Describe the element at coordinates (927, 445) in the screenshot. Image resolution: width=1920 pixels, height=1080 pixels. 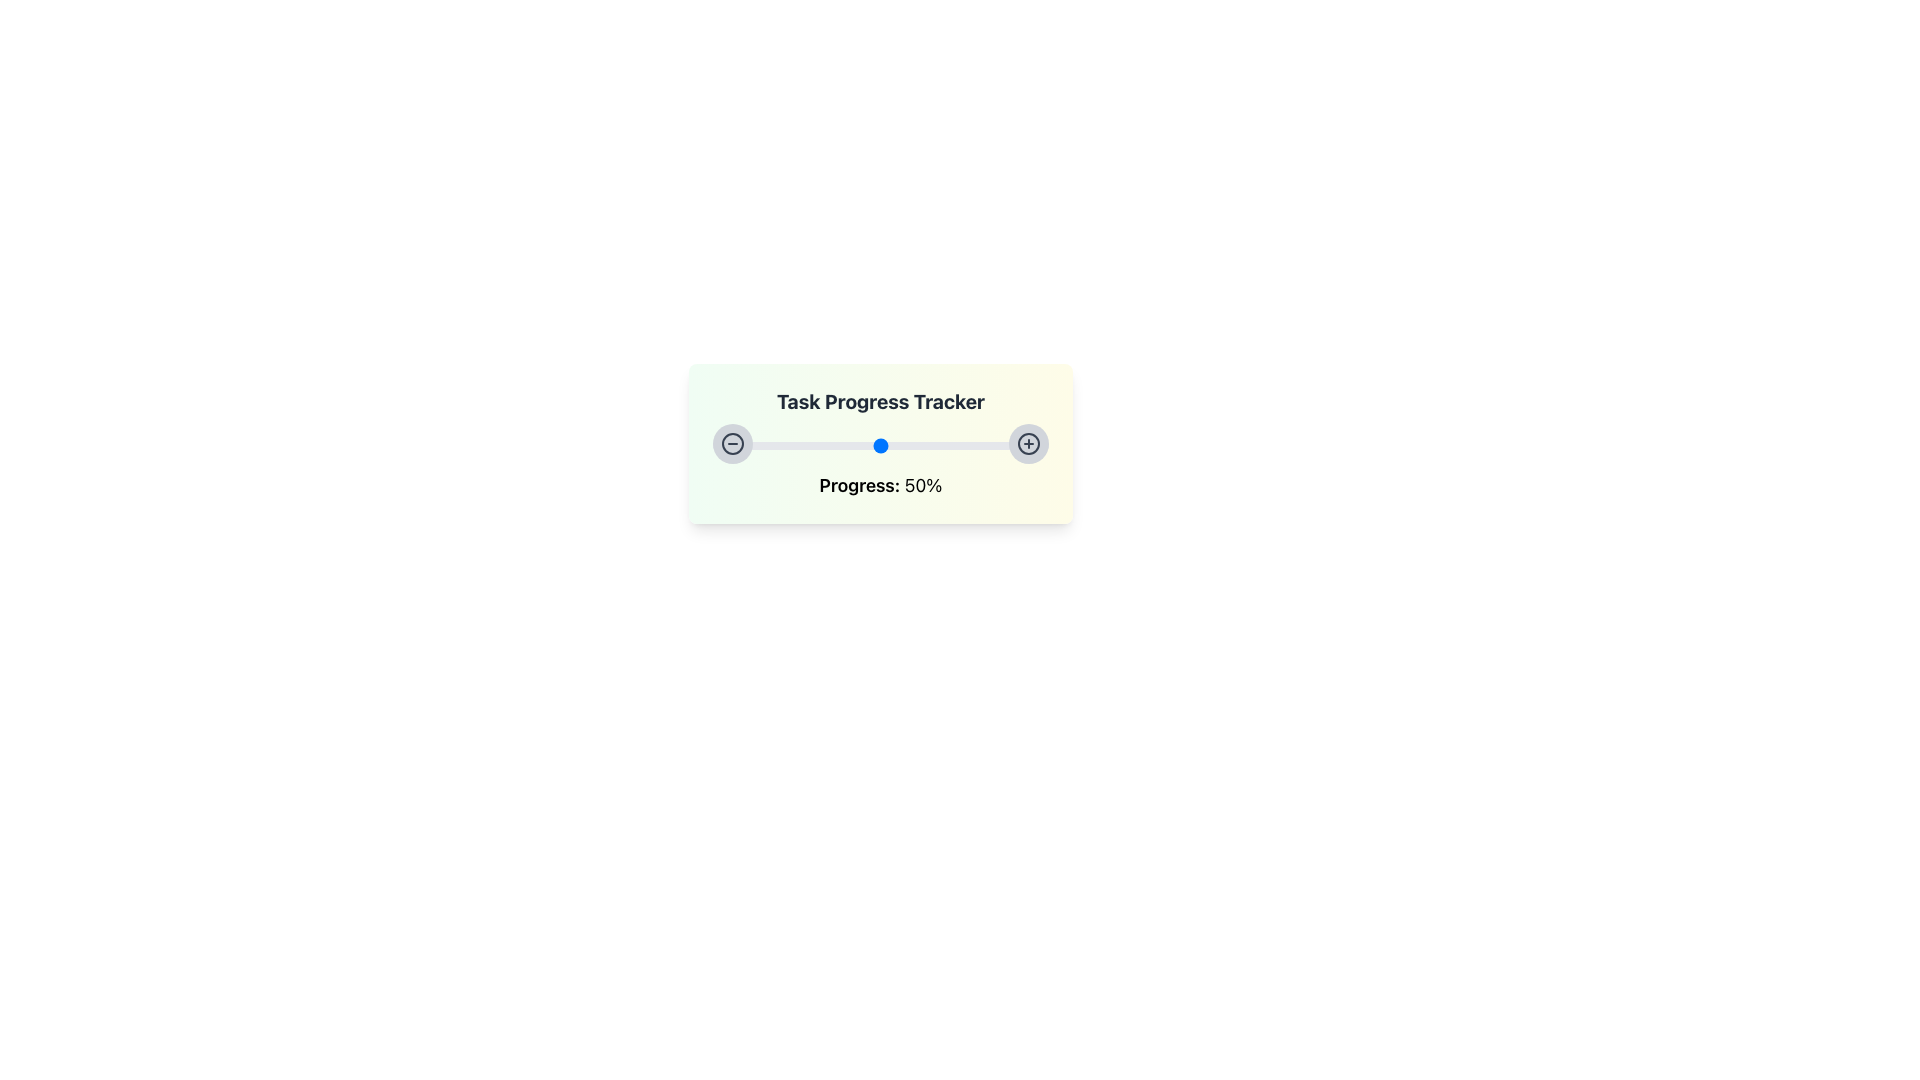
I see `the slider` at that location.